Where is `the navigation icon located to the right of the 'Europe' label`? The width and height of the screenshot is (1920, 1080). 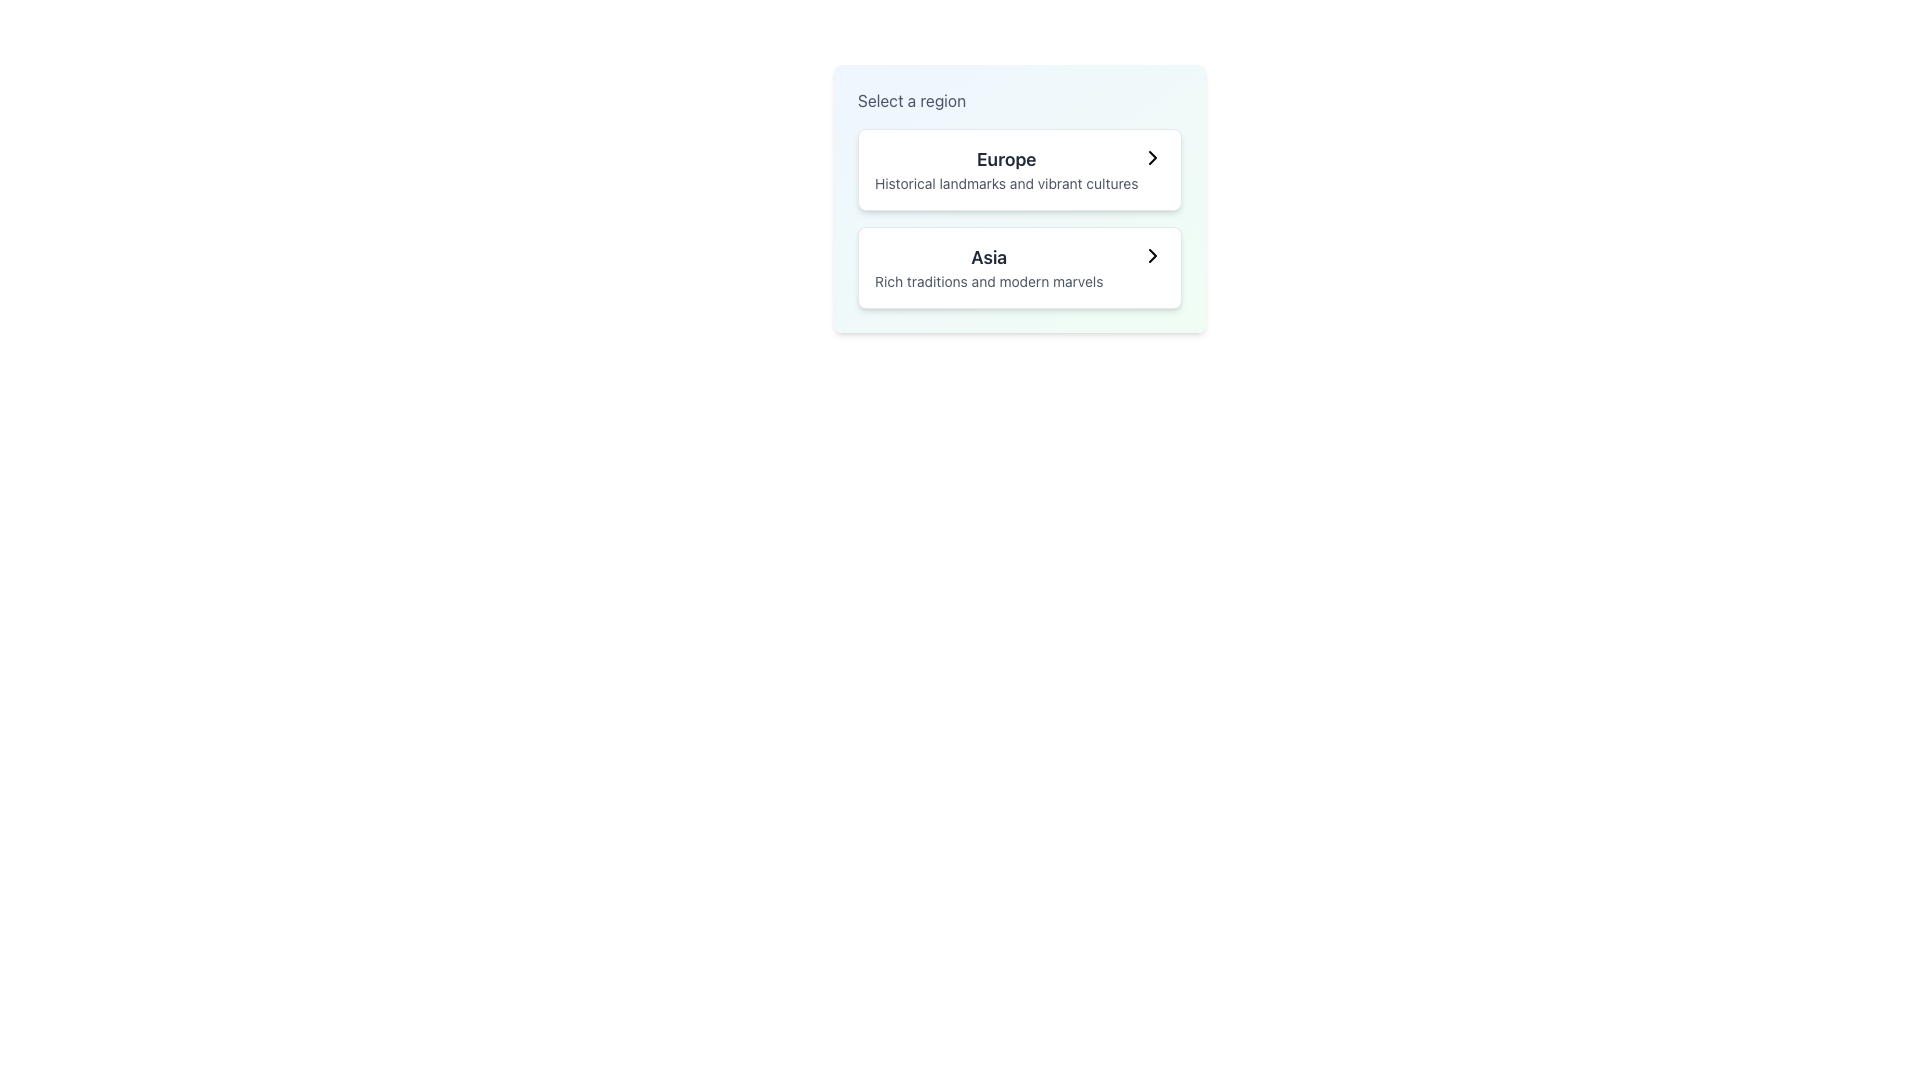 the navigation icon located to the right of the 'Europe' label is located at coordinates (1152, 157).